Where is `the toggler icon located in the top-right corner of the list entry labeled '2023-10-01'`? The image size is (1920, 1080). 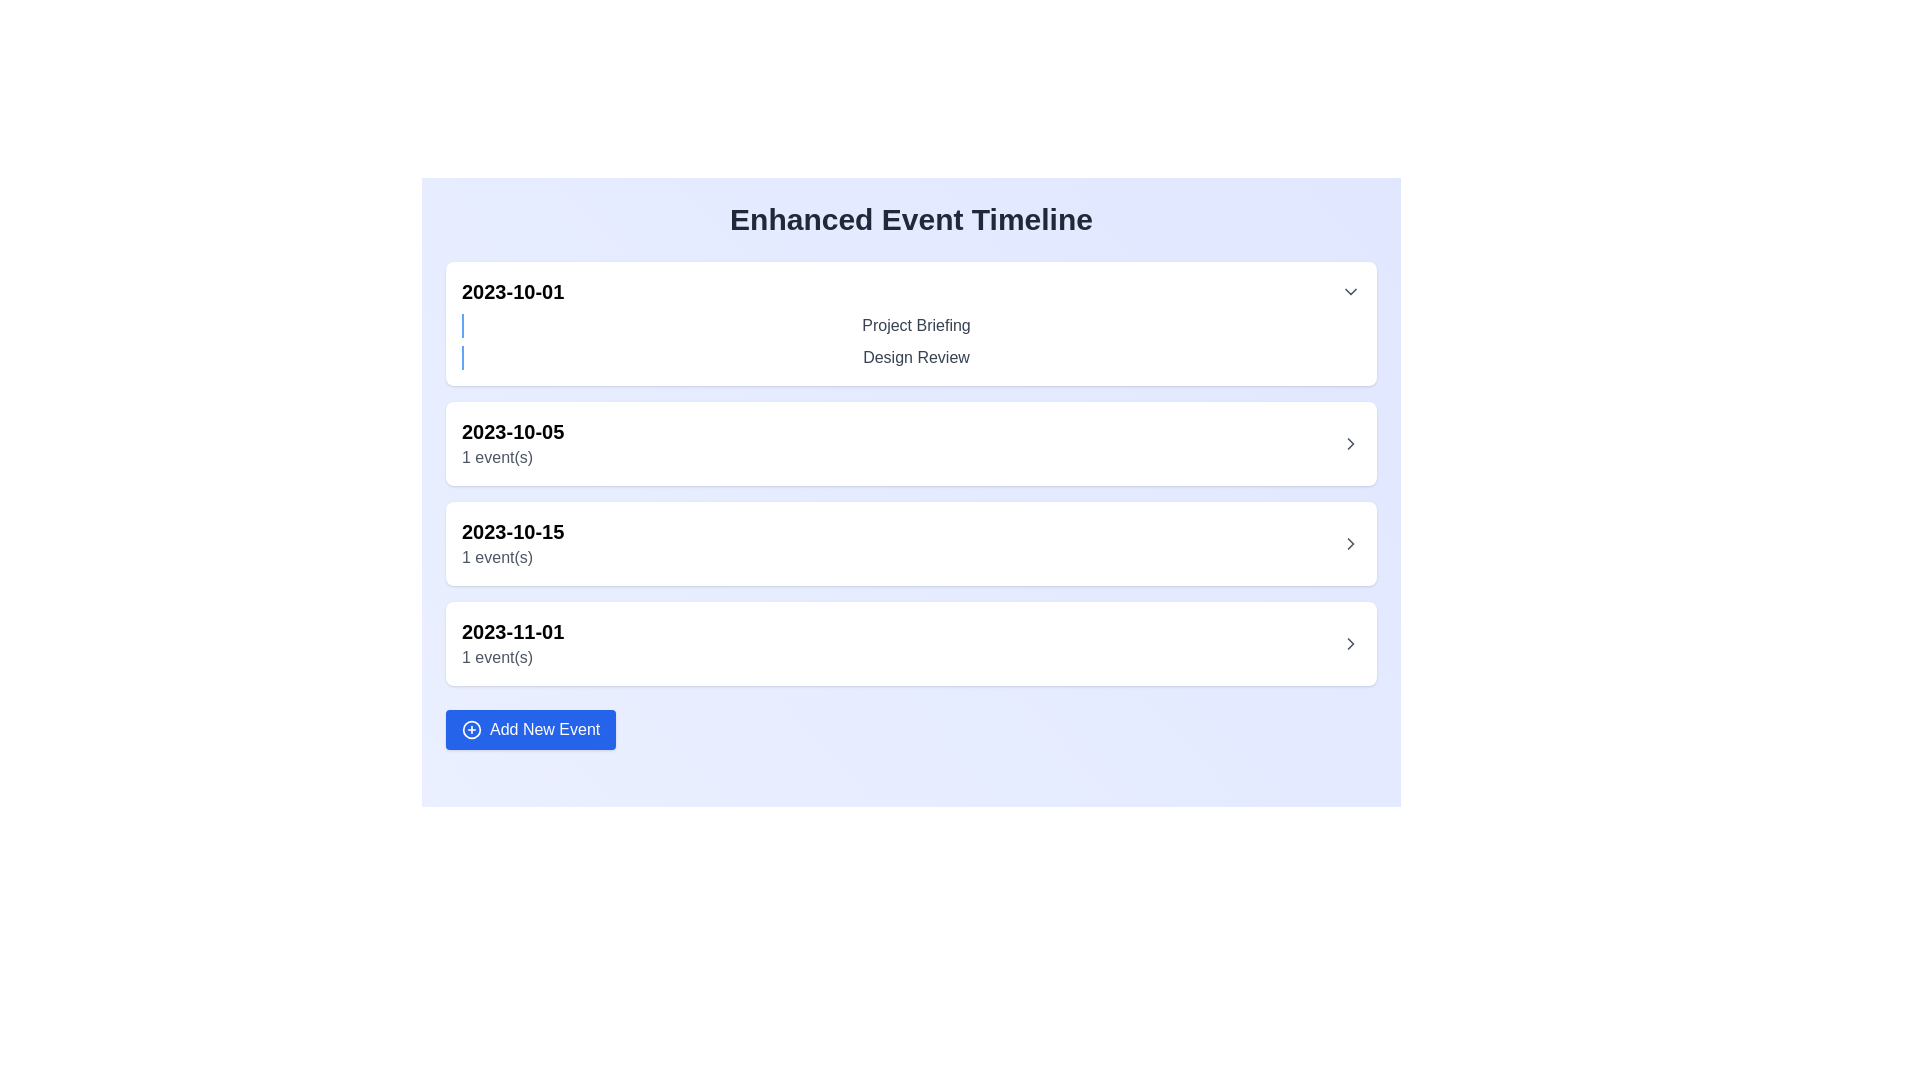 the toggler icon located in the top-right corner of the list entry labeled '2023-10-01' is located at coordinates (1350, 292).